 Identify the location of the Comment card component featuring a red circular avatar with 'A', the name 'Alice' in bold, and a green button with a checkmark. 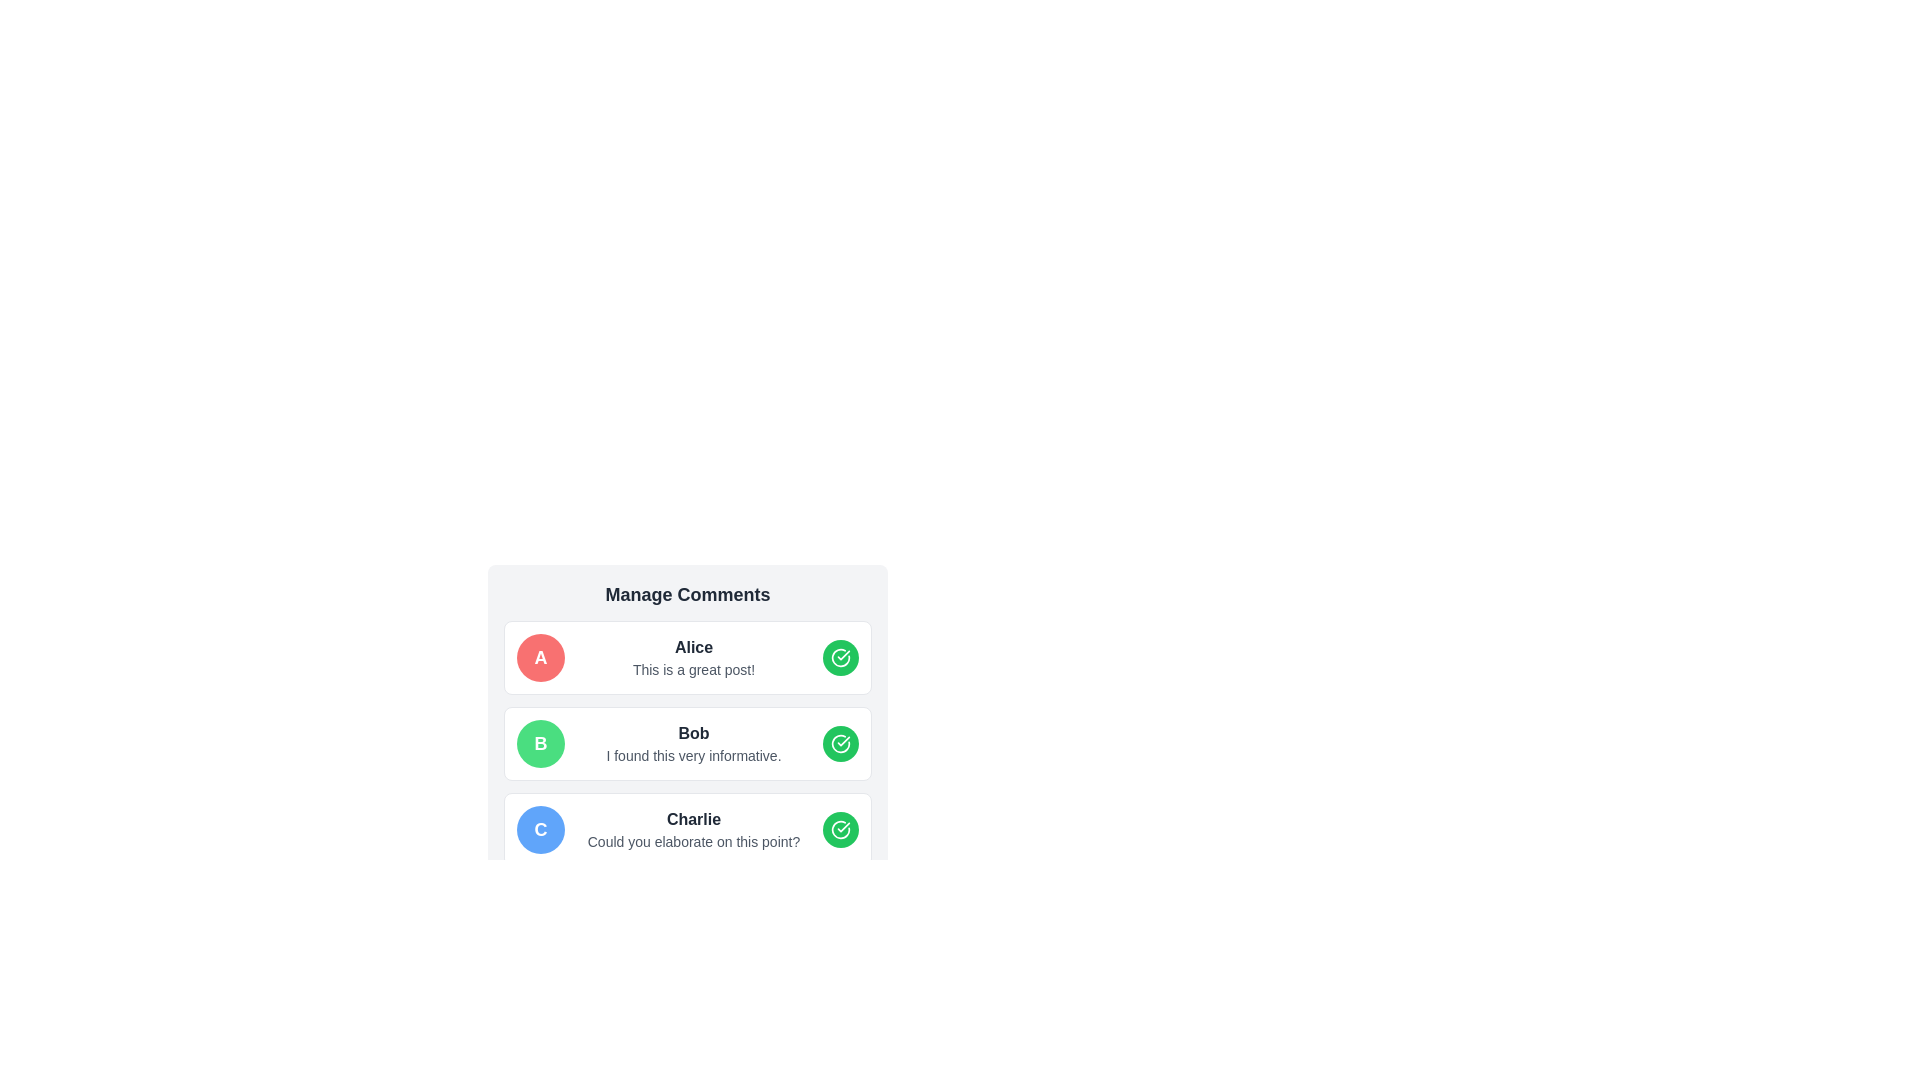
(687, 658).